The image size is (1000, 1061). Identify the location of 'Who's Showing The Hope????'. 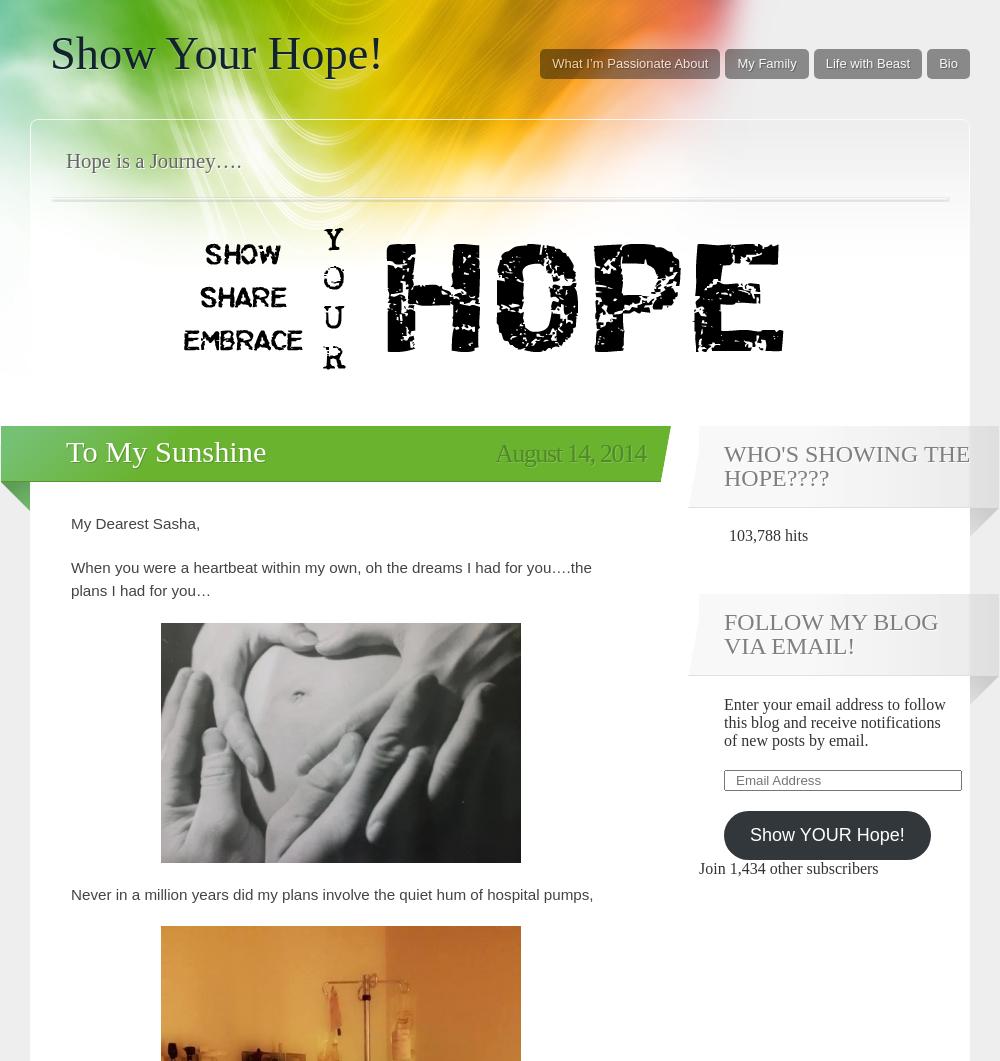
(846, 465).